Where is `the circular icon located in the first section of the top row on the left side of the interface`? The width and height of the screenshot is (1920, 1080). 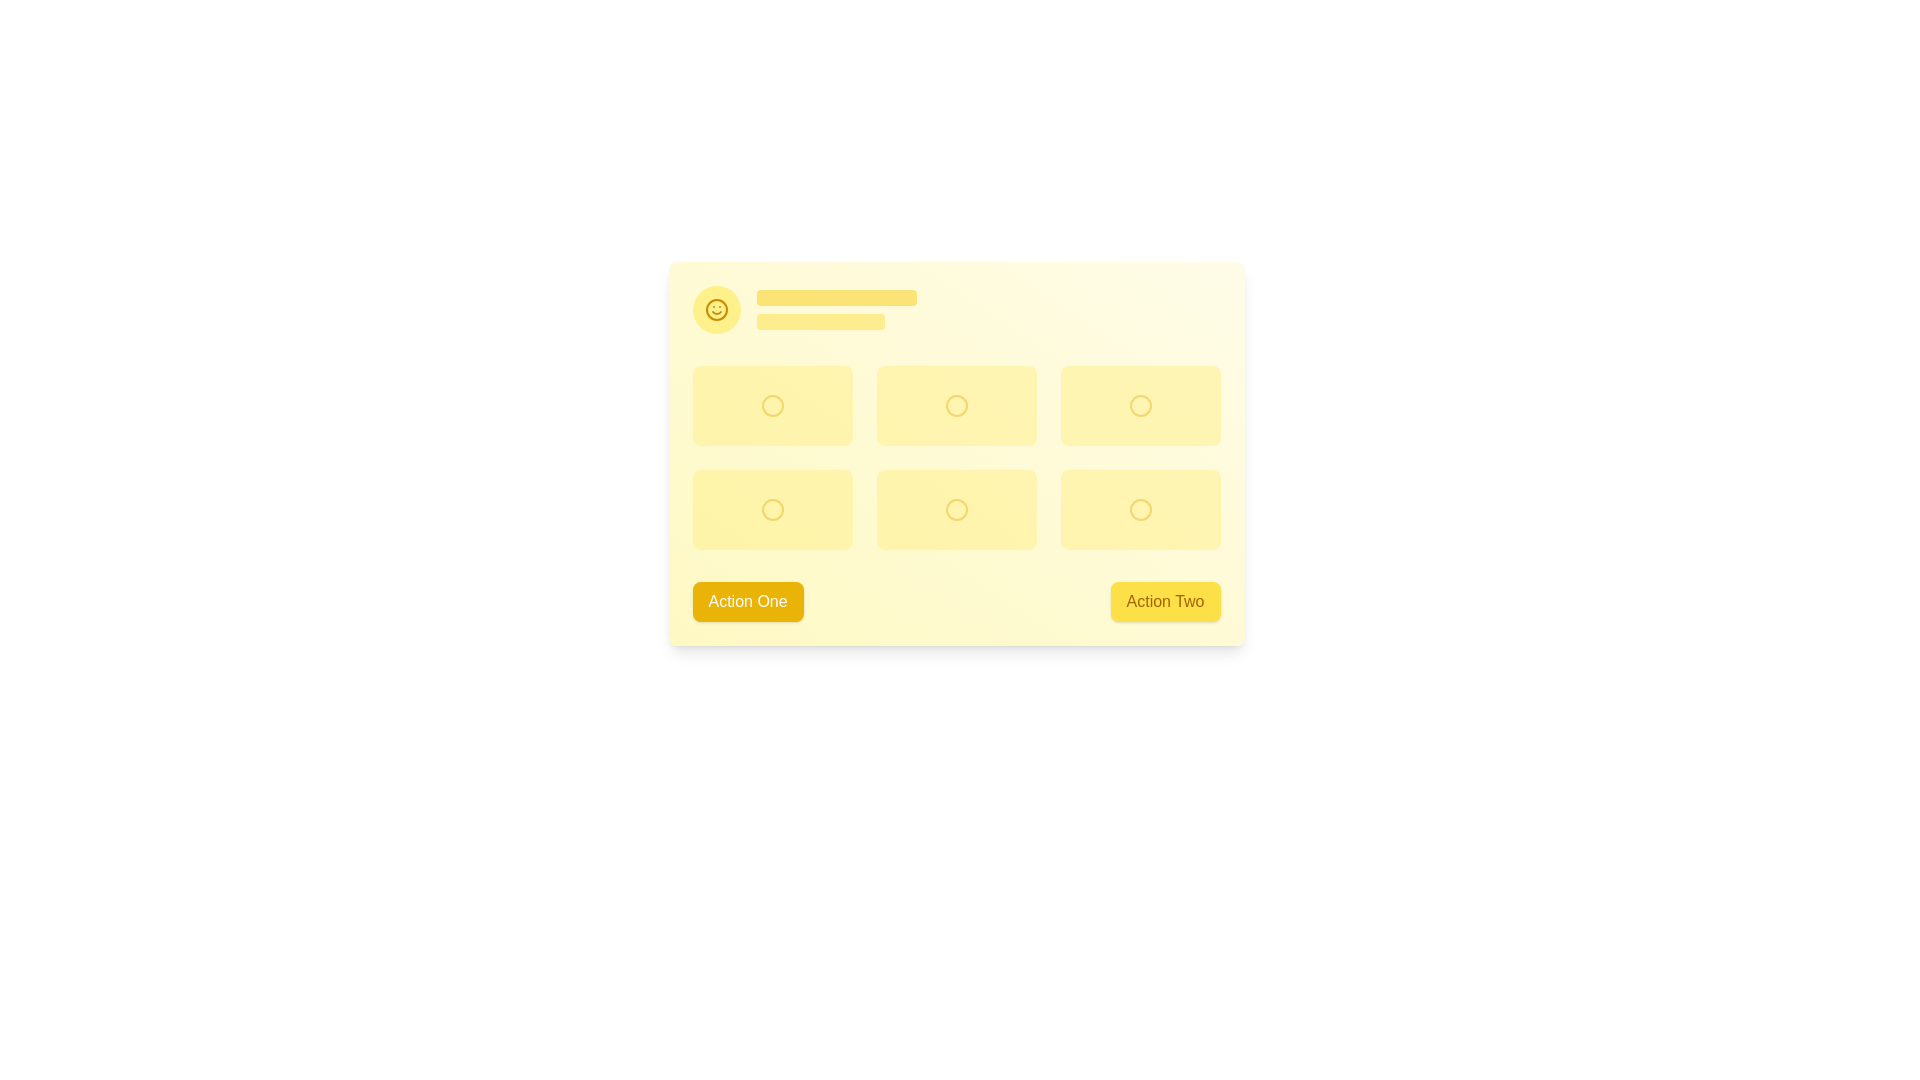 the circular icon located in the first section of the top row on the left side of the interface is located at coordinates (771, 405).